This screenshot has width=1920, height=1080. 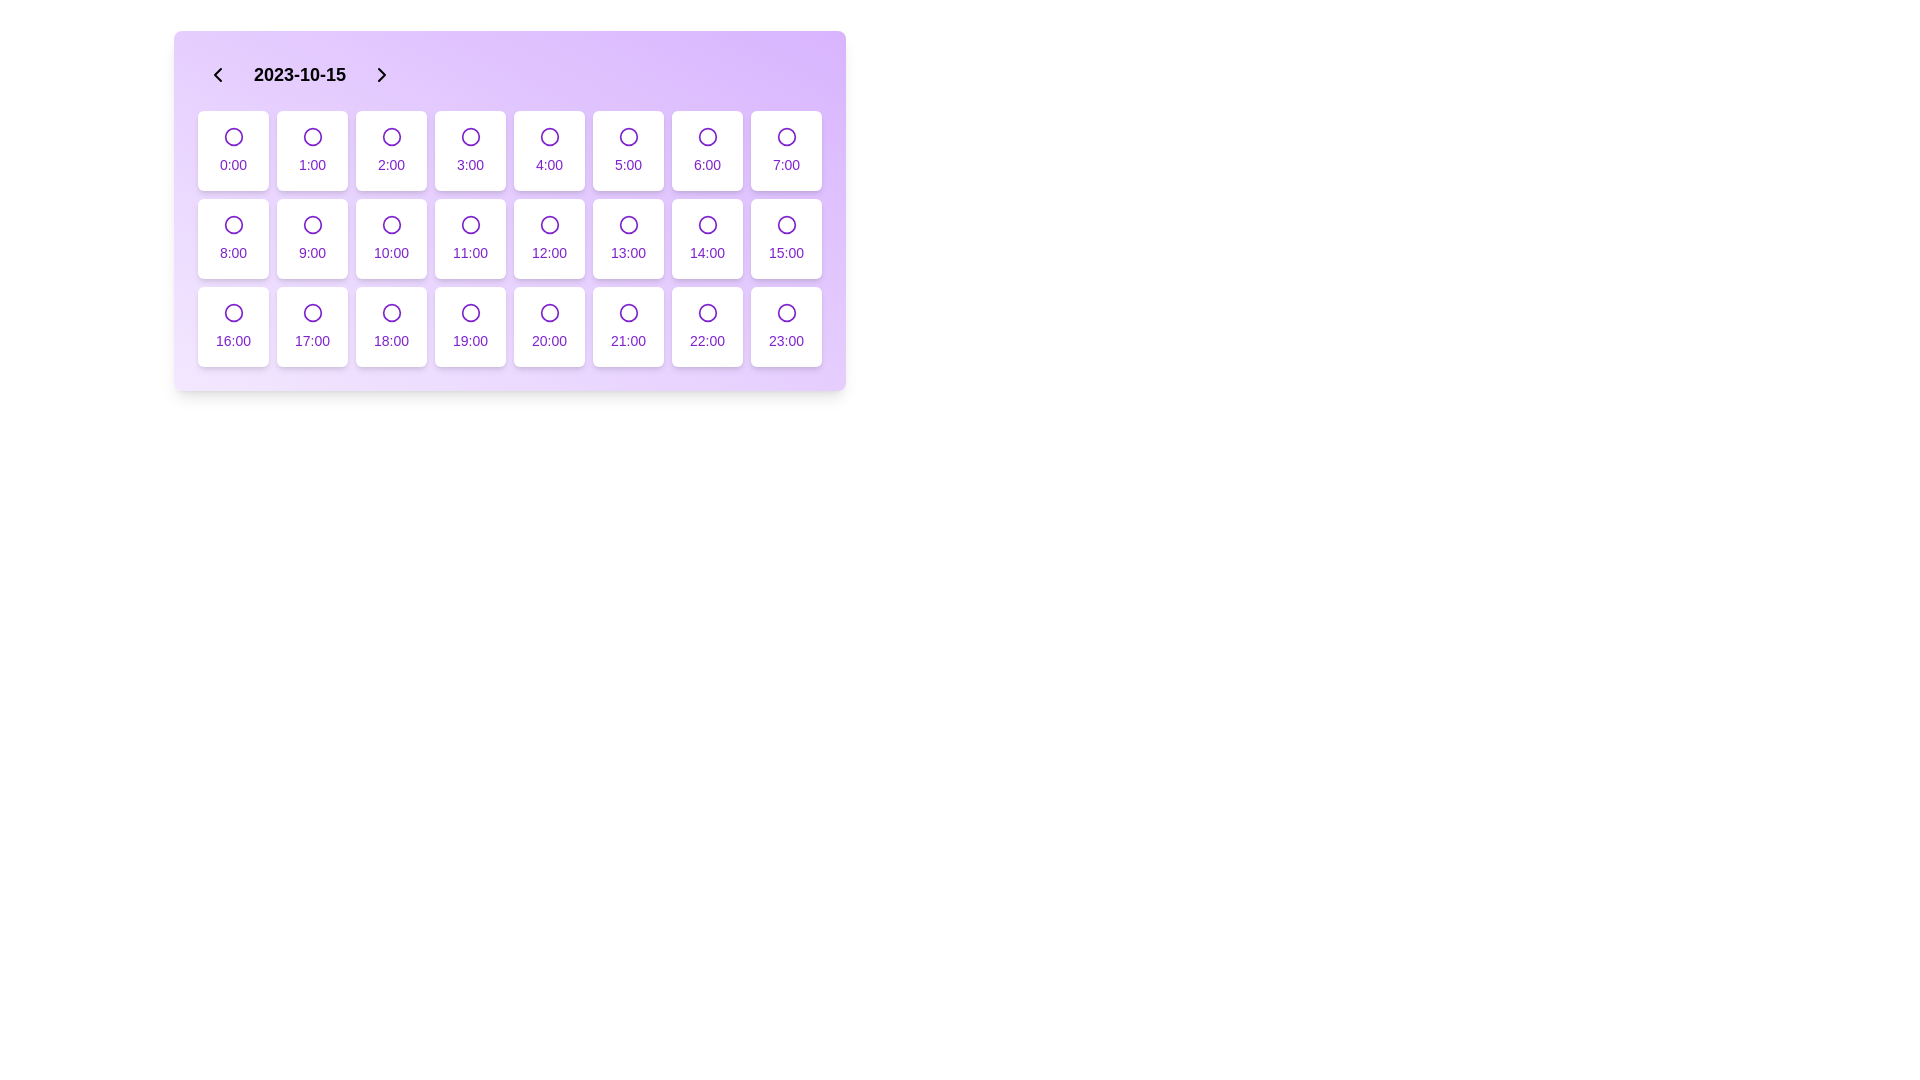 What do you see at coordinates (391, 136) in the screenshot?
I see `the active visual indicator icon with a purple stroke located next to the time label '2:00'` at bounding box center [391, 136].